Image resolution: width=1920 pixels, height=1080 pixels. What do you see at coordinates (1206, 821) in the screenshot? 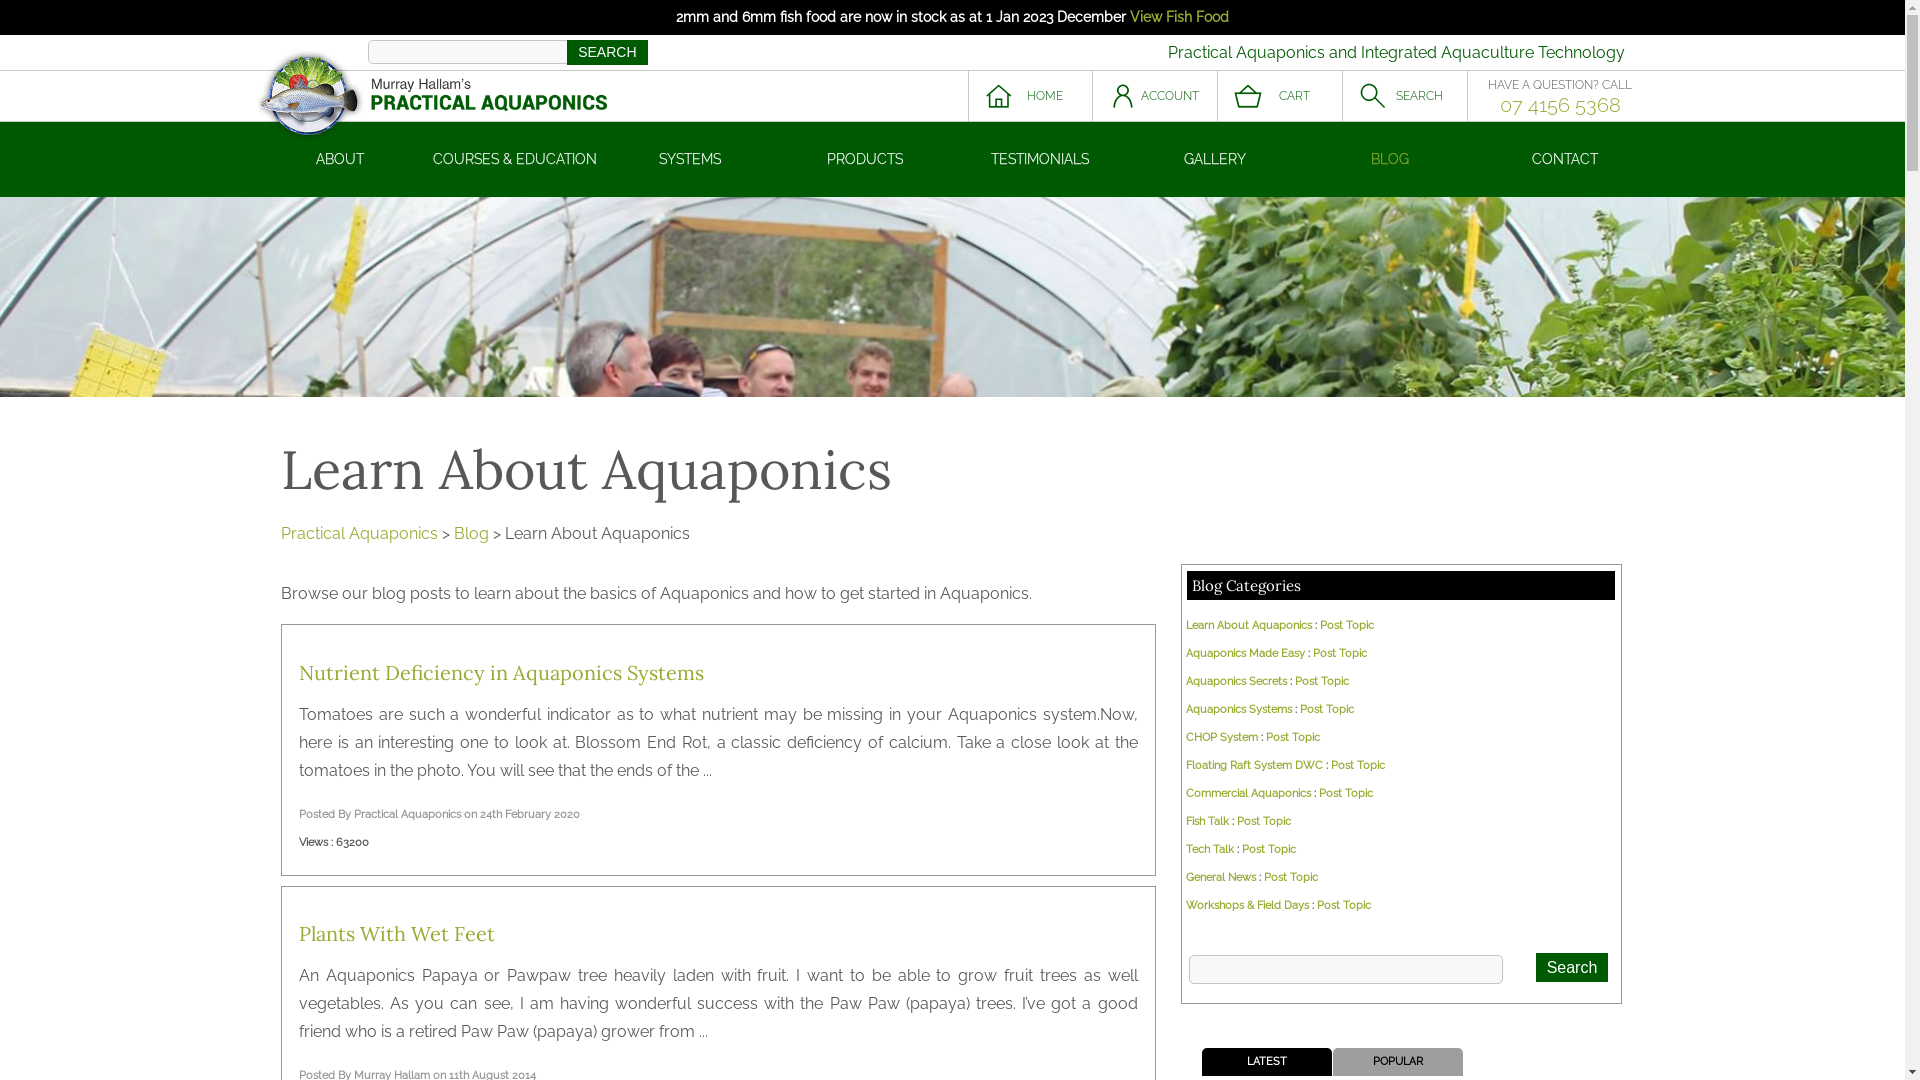
I see `'Fish Talk'` at bounding box center [1206, 821].